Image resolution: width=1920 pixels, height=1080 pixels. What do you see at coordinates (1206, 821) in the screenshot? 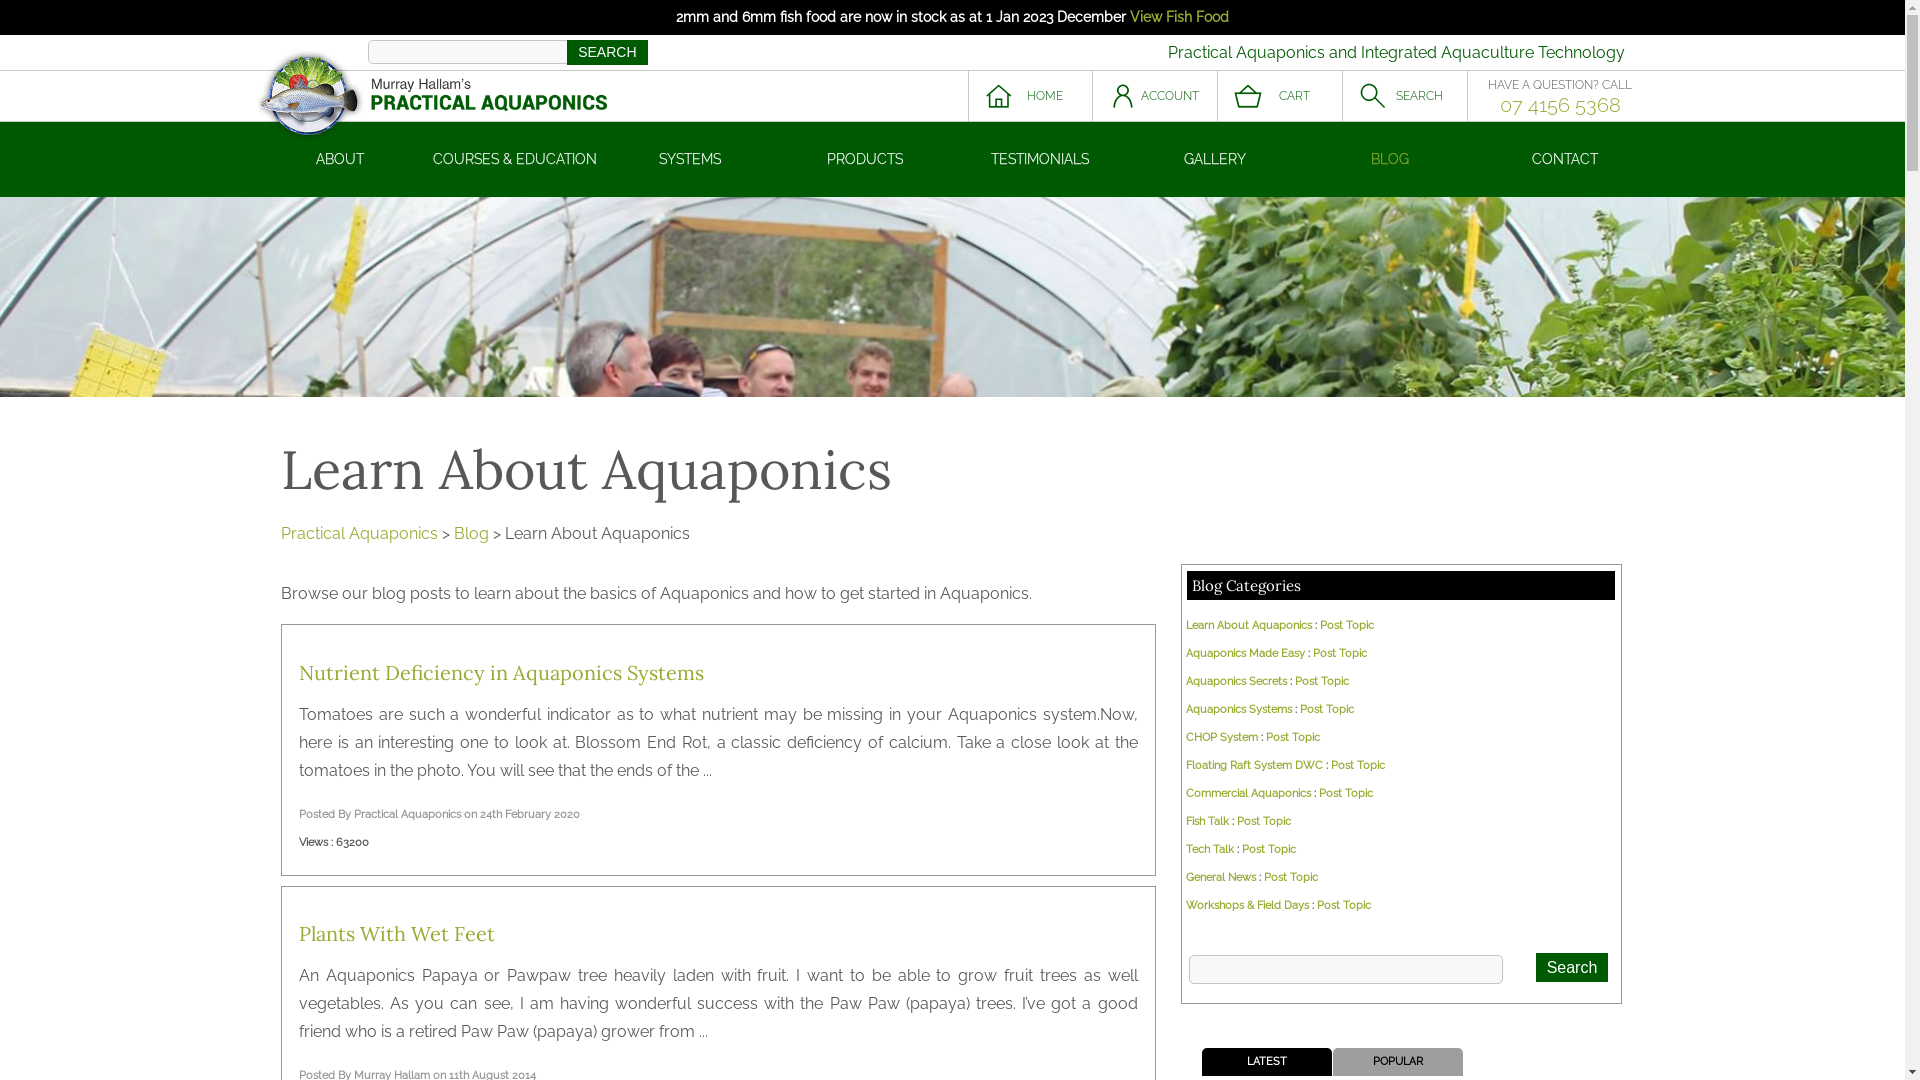
I see `'Fish Talk'` at bounding box center [1206, 821].